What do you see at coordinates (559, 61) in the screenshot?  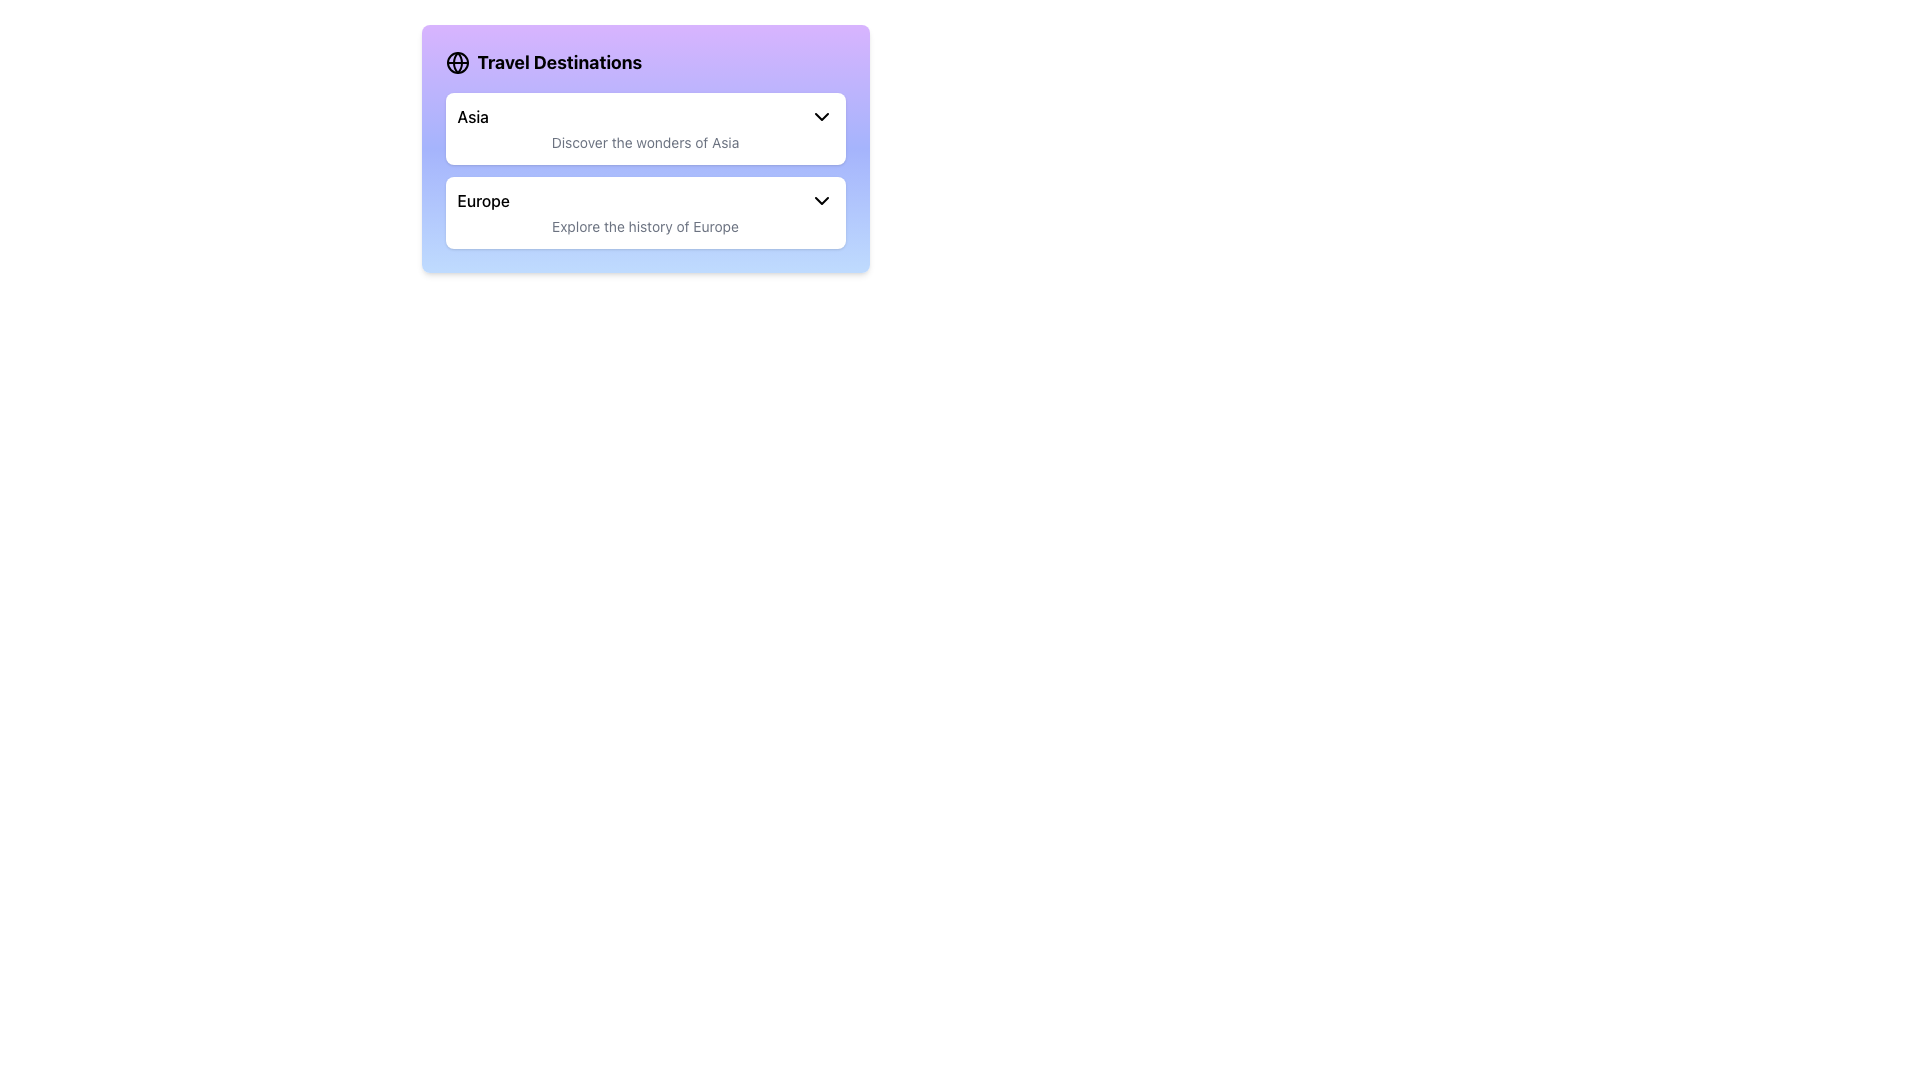 I see `the text label that serves as a title or heading, located near the top margin of a purple-gradient panel, positioned to the right of a globe icon` at bounding box center [559, 61].